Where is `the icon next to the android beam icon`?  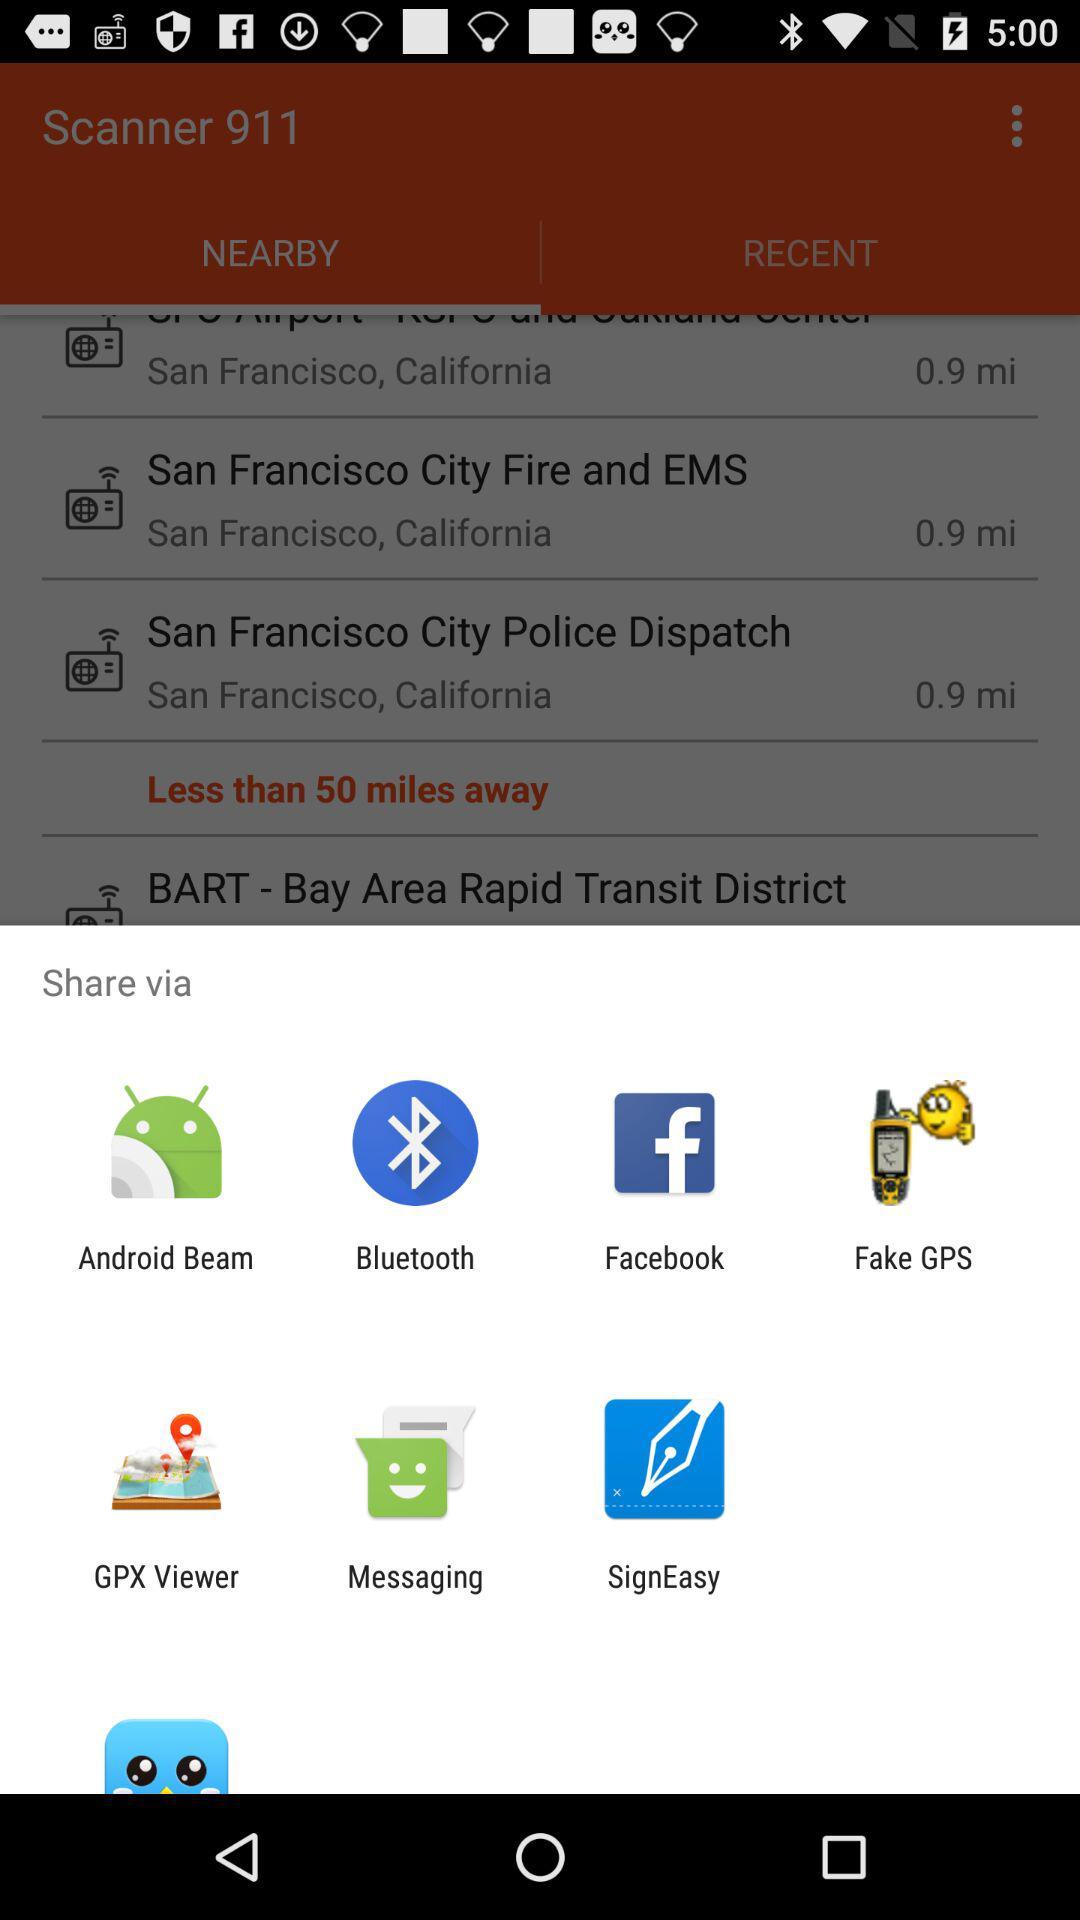 the icon next to the android beam icon is located at coordinates (414, 1274).